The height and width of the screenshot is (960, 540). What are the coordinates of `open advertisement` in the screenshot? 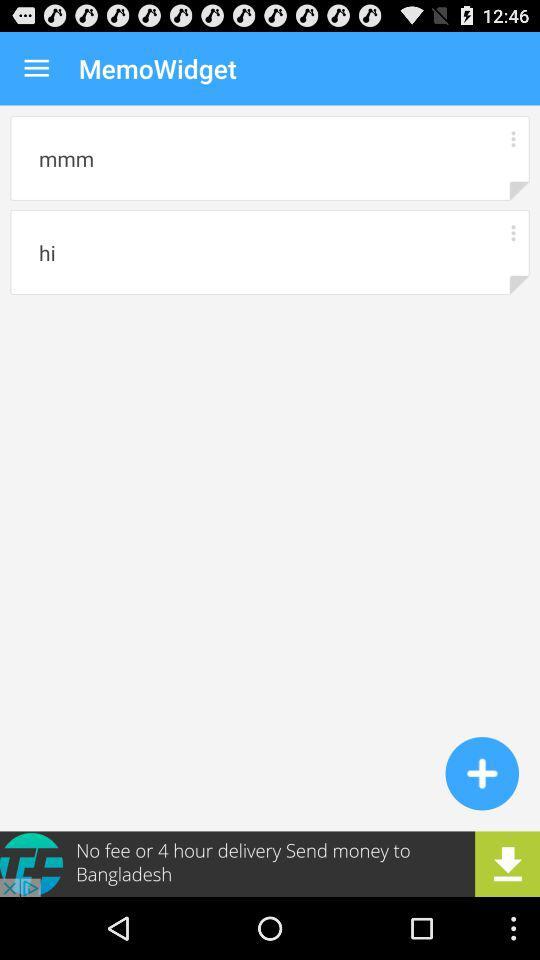 It's located at (270, 863).